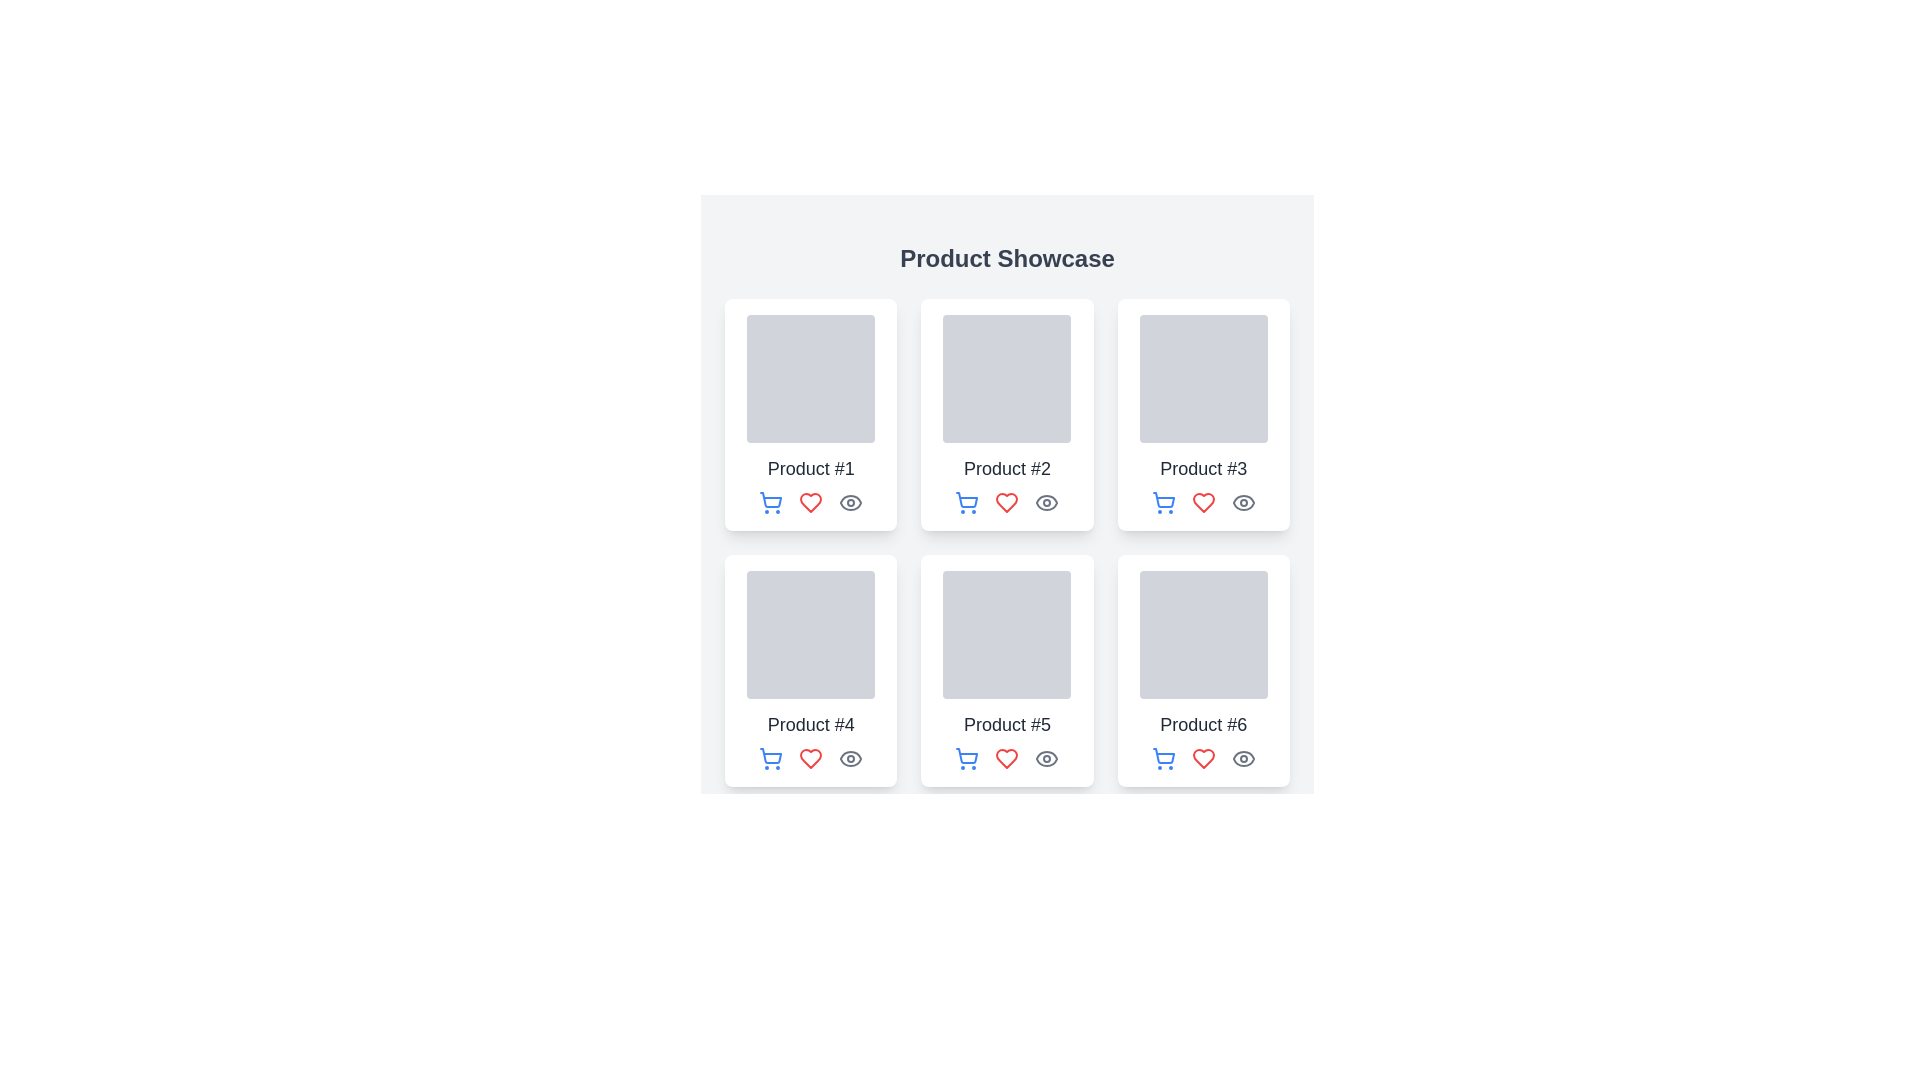 Image resolution: width=1920 pixels, height=1080 pixels. What do you see at coordinates (967, 759) in the screenshot?
I see `the shopping cart icon located in the second row under the Product #5 card` at bounding box center [967, 759].